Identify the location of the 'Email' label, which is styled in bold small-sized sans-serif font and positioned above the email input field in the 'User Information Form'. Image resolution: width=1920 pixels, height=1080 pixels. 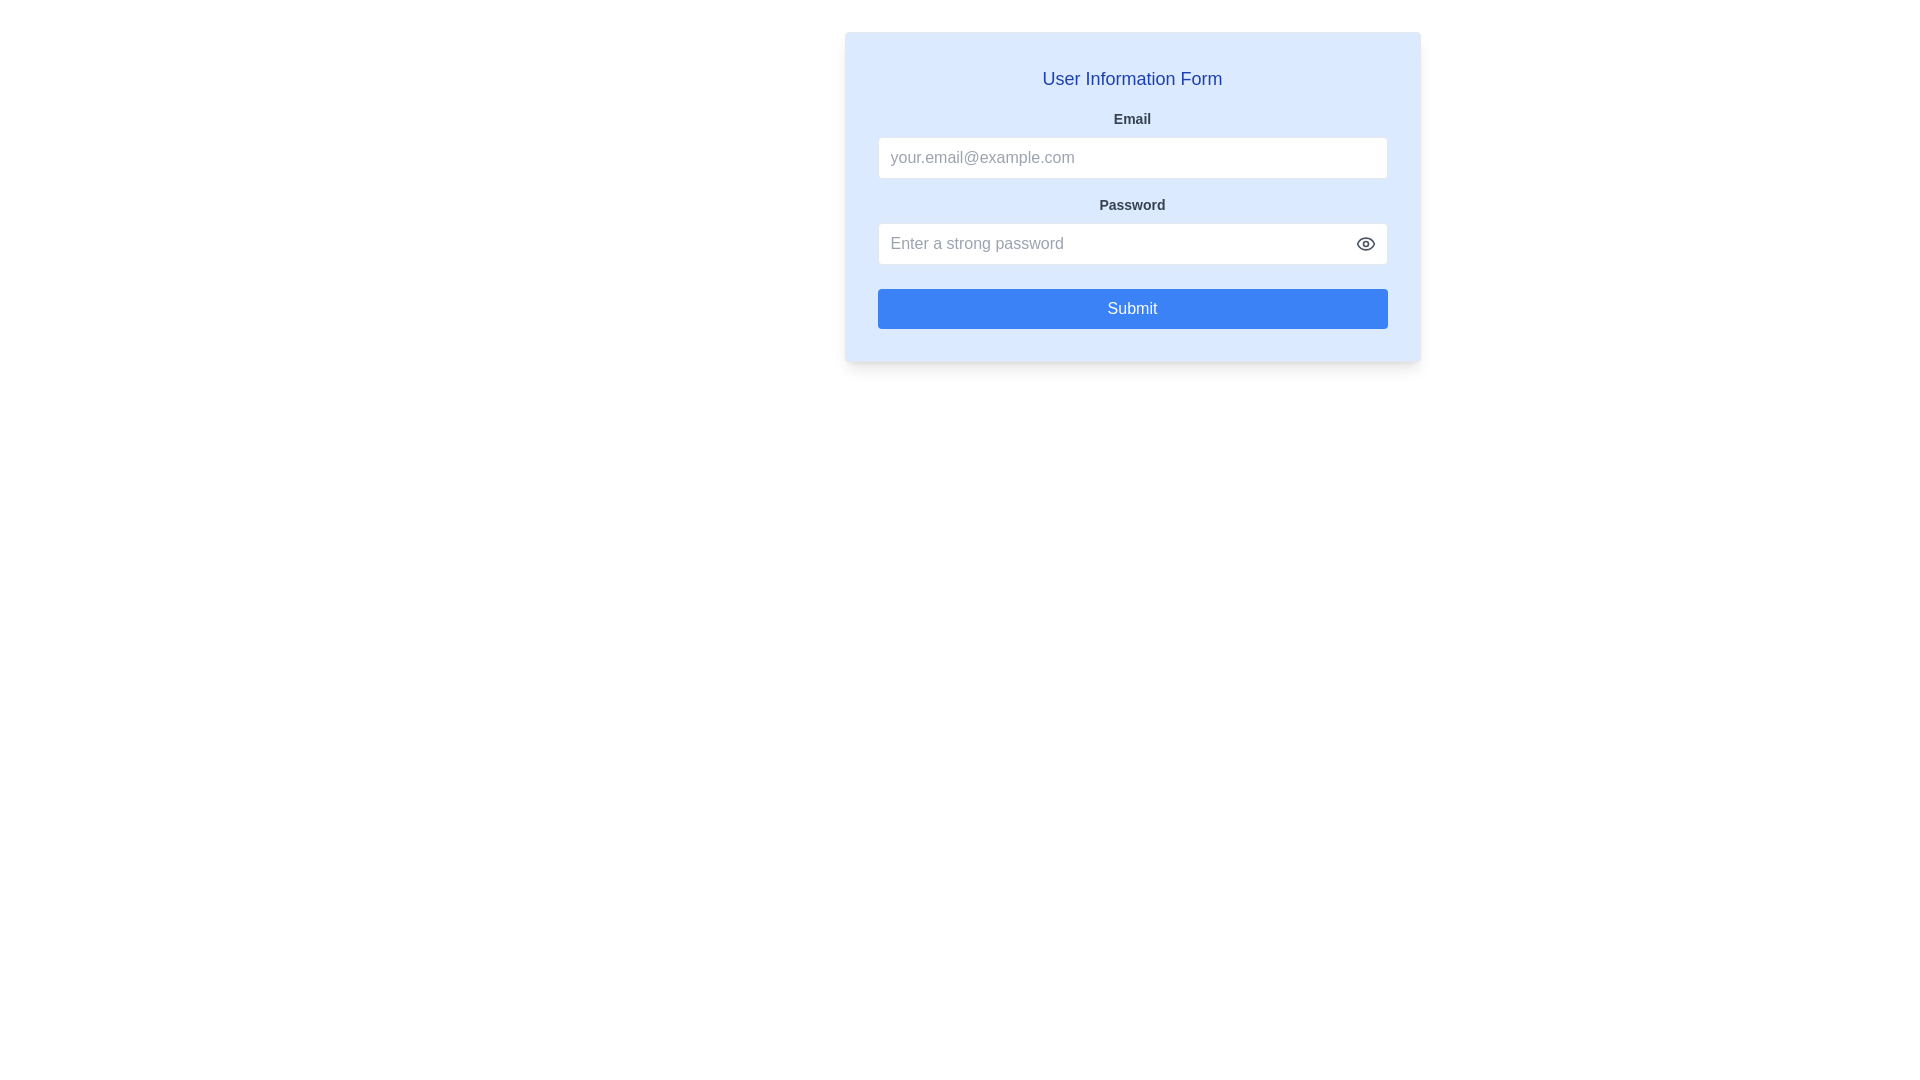
(1132, 119).